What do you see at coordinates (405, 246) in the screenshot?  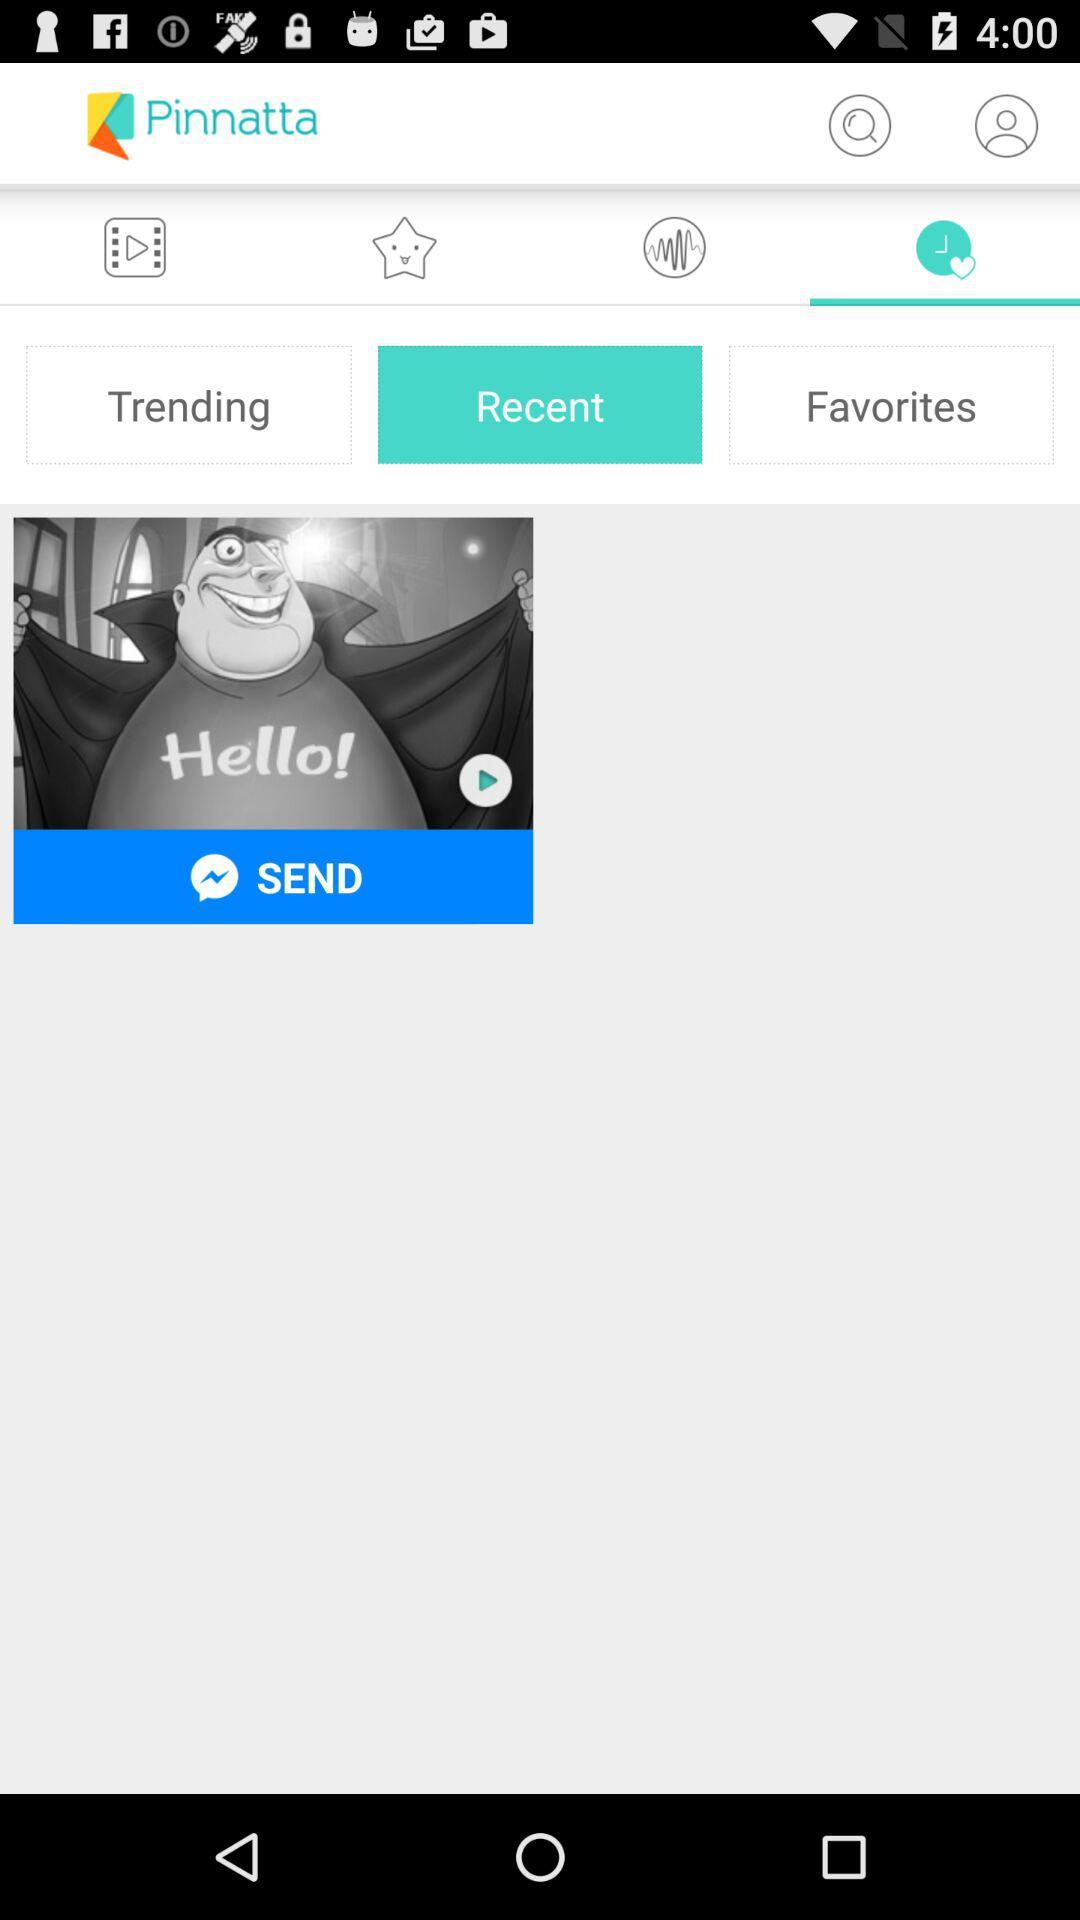 I see `the second icon from top left` at bounding box center [405, 246].